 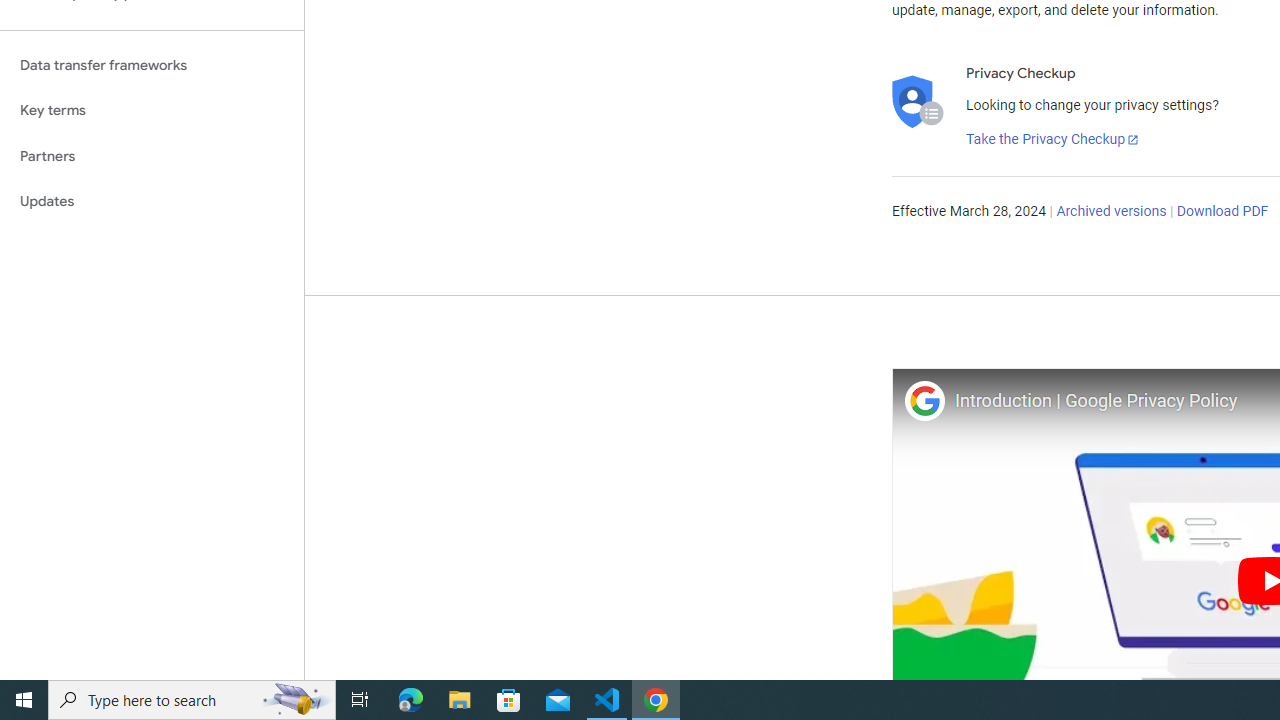 I want to click on 'Photo image of Google', so click(x=923, y=400).